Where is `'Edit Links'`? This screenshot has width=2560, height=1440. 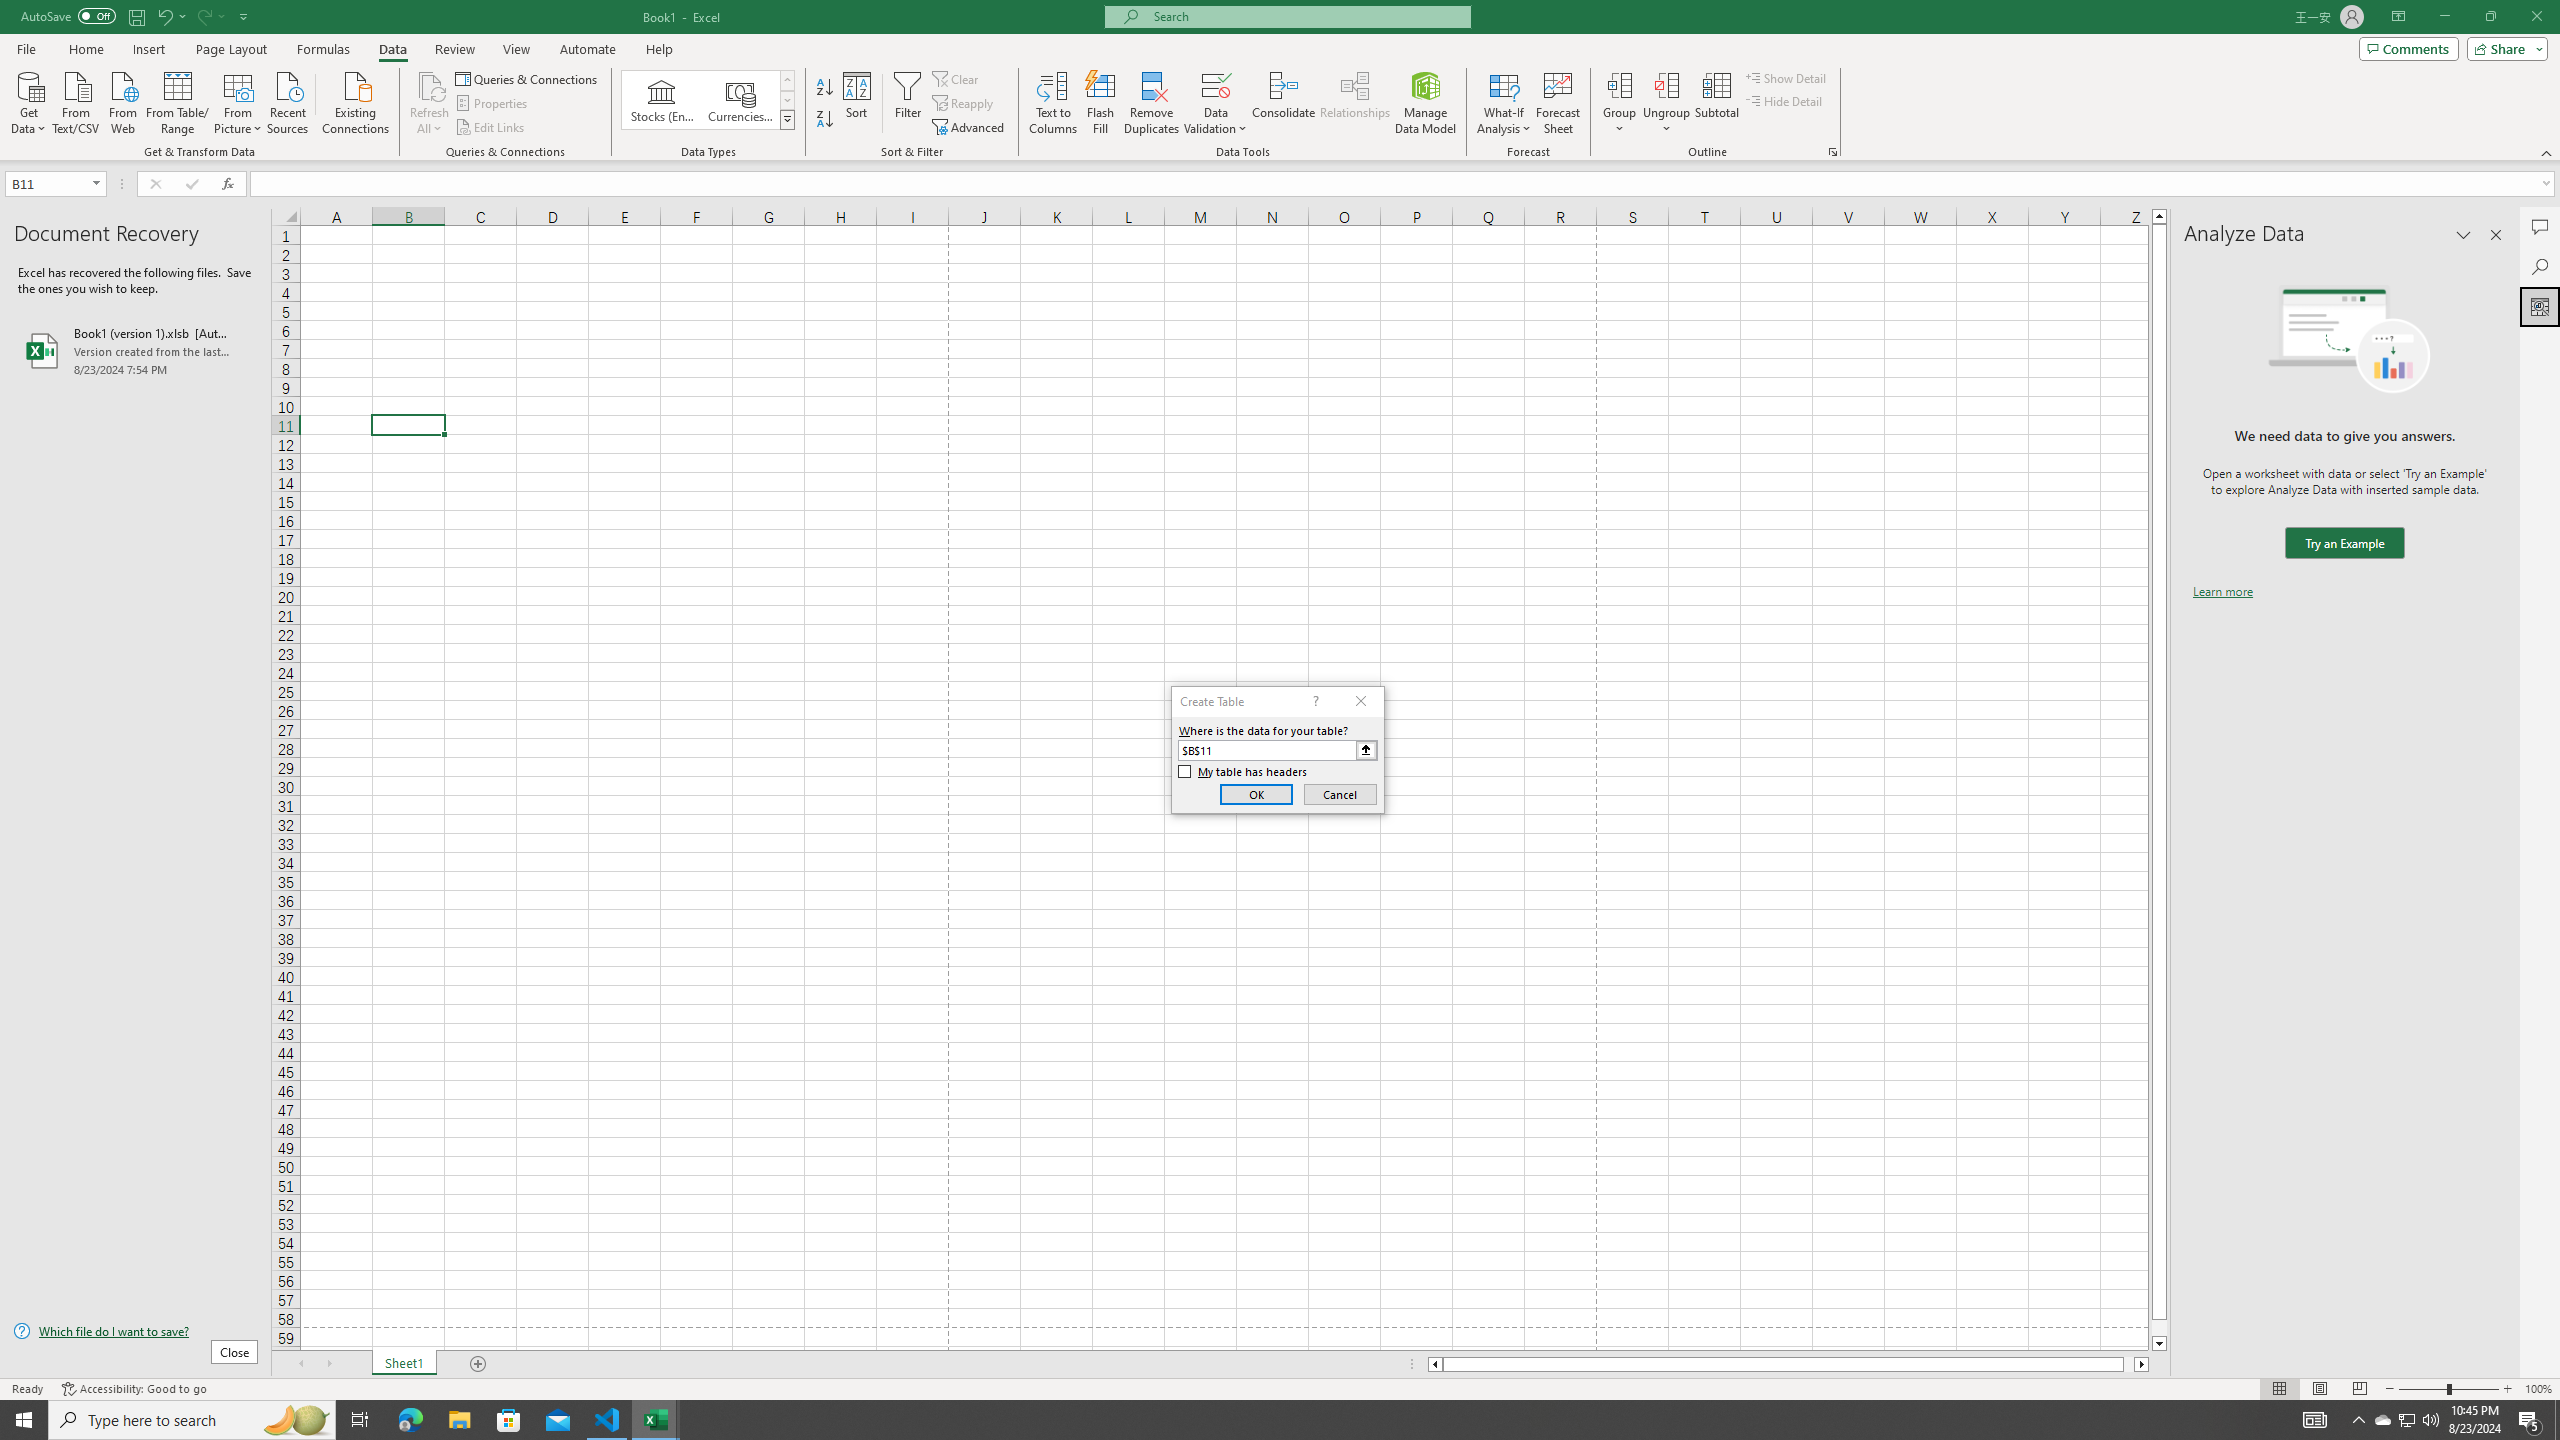
'Edit Links' is located at coordinates (490, 127).